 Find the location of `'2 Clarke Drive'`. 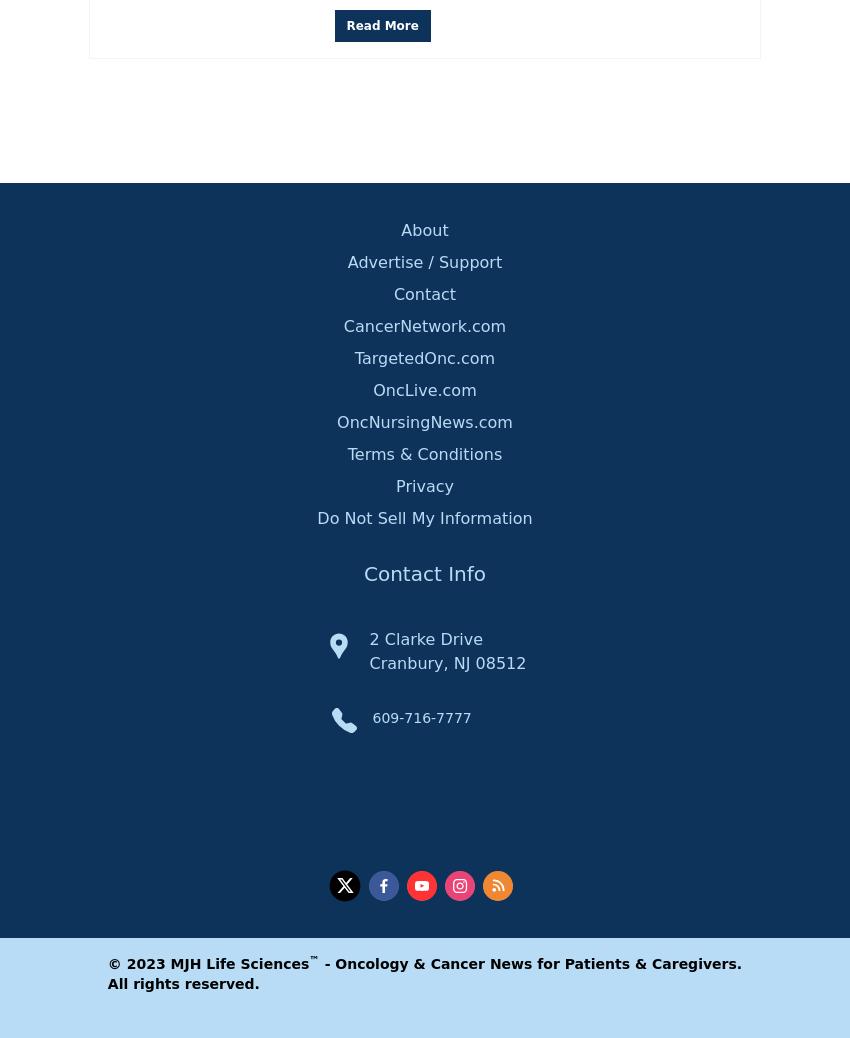

'2 Clarke Drive' is located at coordinates (367, 637).